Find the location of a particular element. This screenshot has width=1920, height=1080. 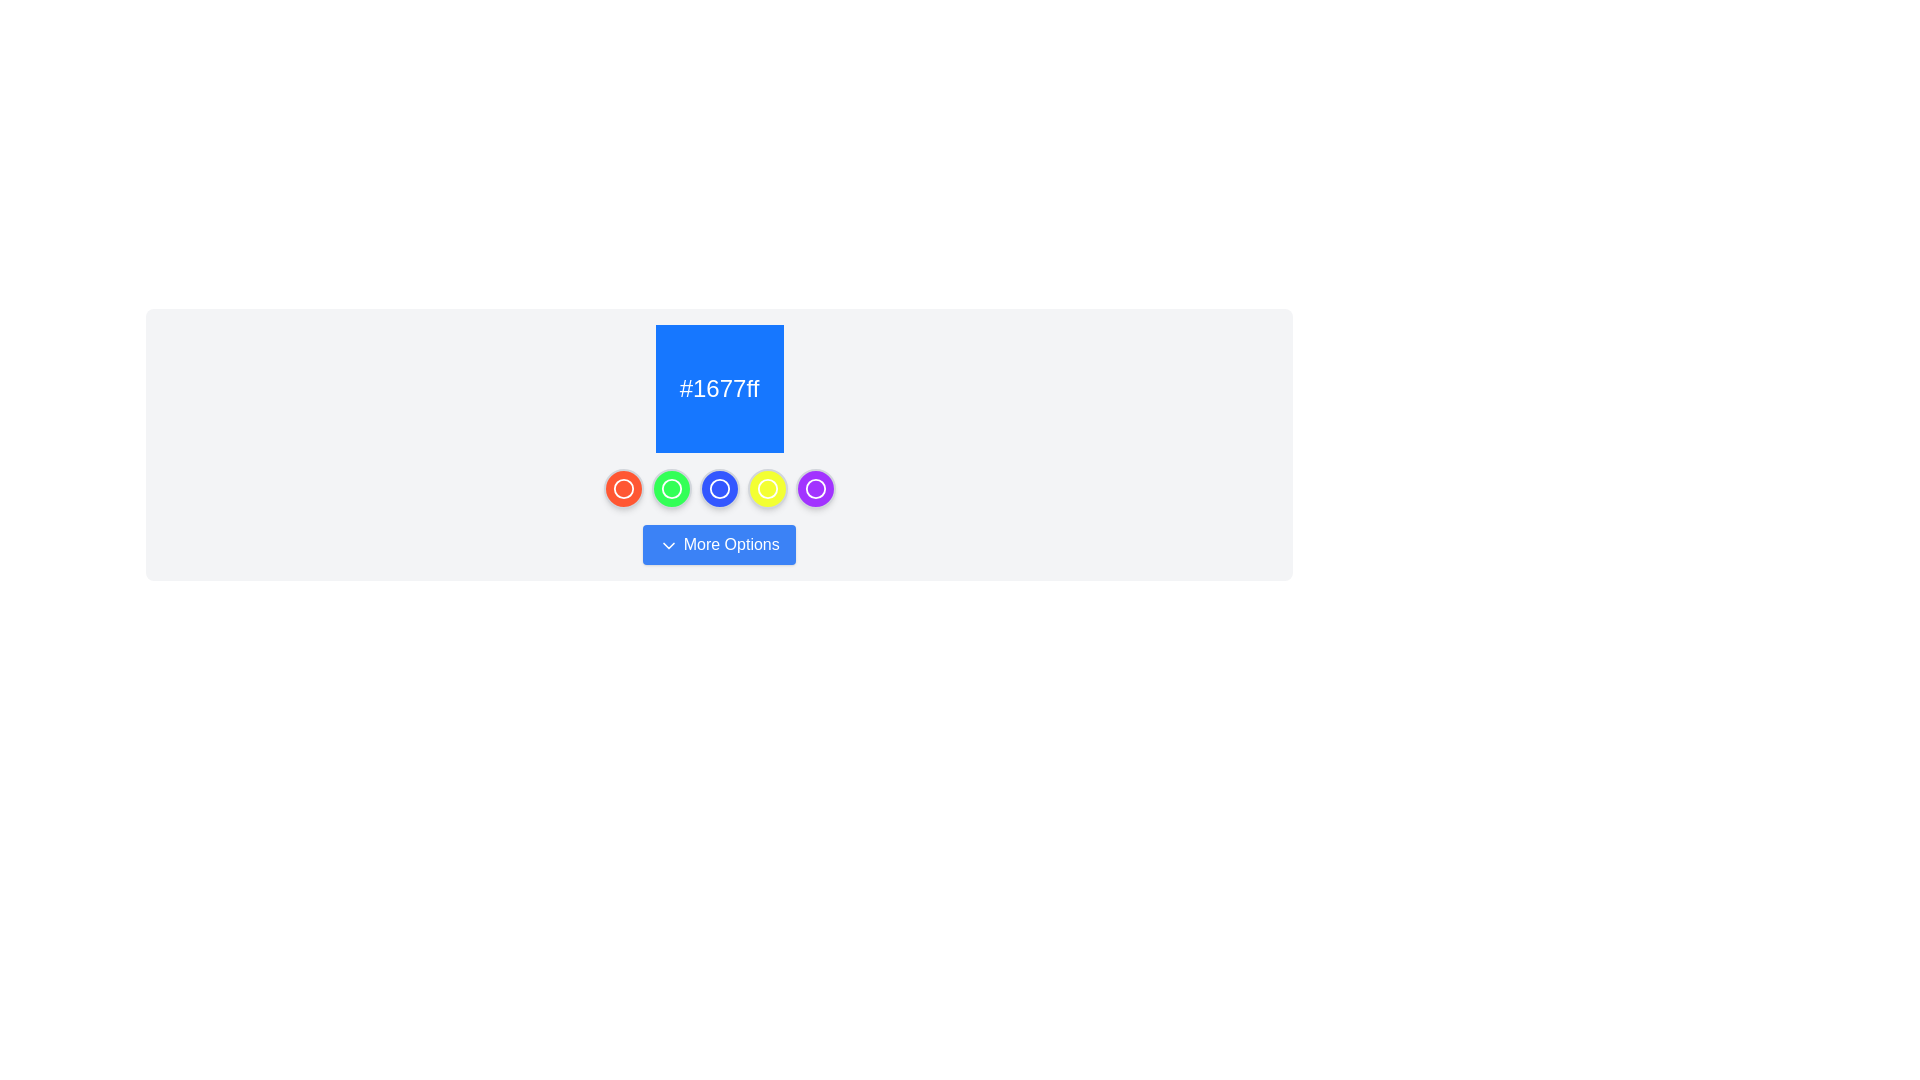

the fourth circular button from the left, positioned beneath the blue square and above the 'More Options' button is located at coordinates (766, 489).